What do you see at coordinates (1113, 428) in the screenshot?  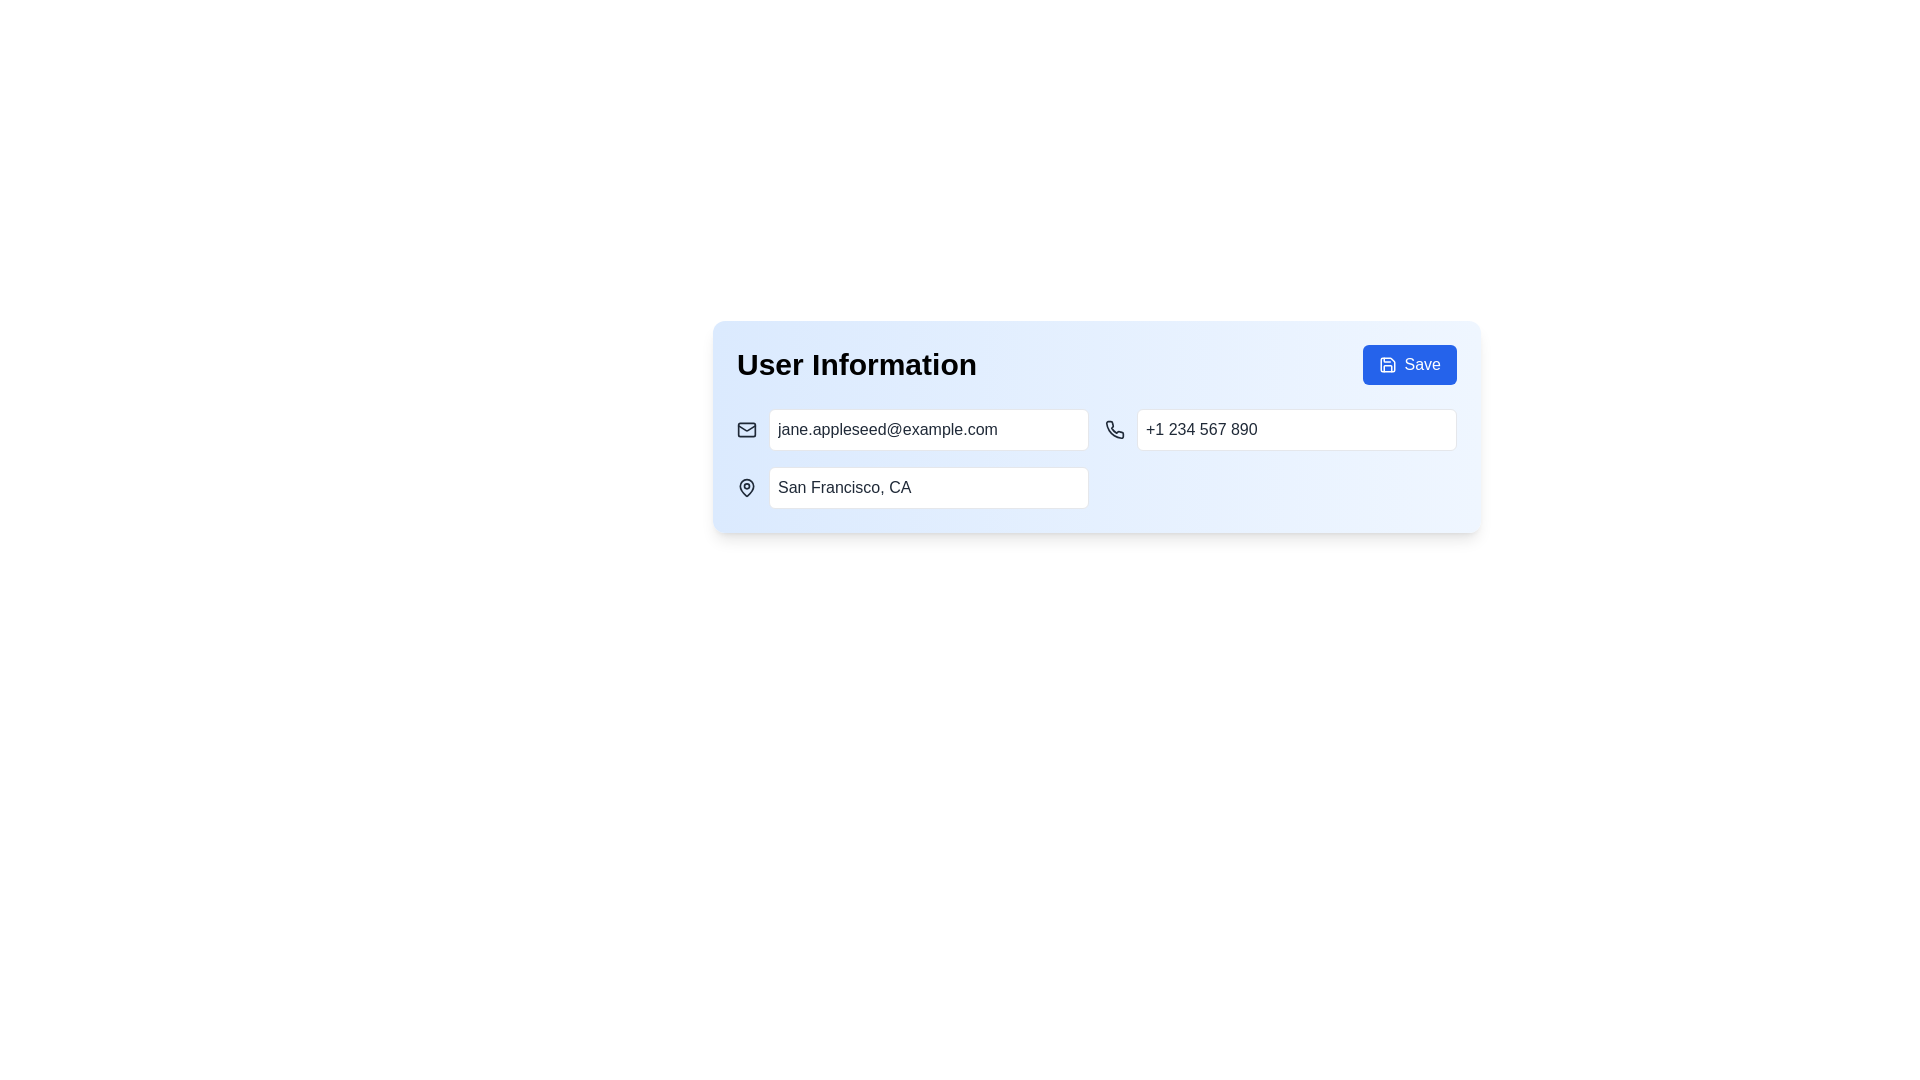 I see `the telephone receiver icon, which is styled with a minimalist black line design and is positioned to the left of the phone number text field` at bounding box center [1113, 428].